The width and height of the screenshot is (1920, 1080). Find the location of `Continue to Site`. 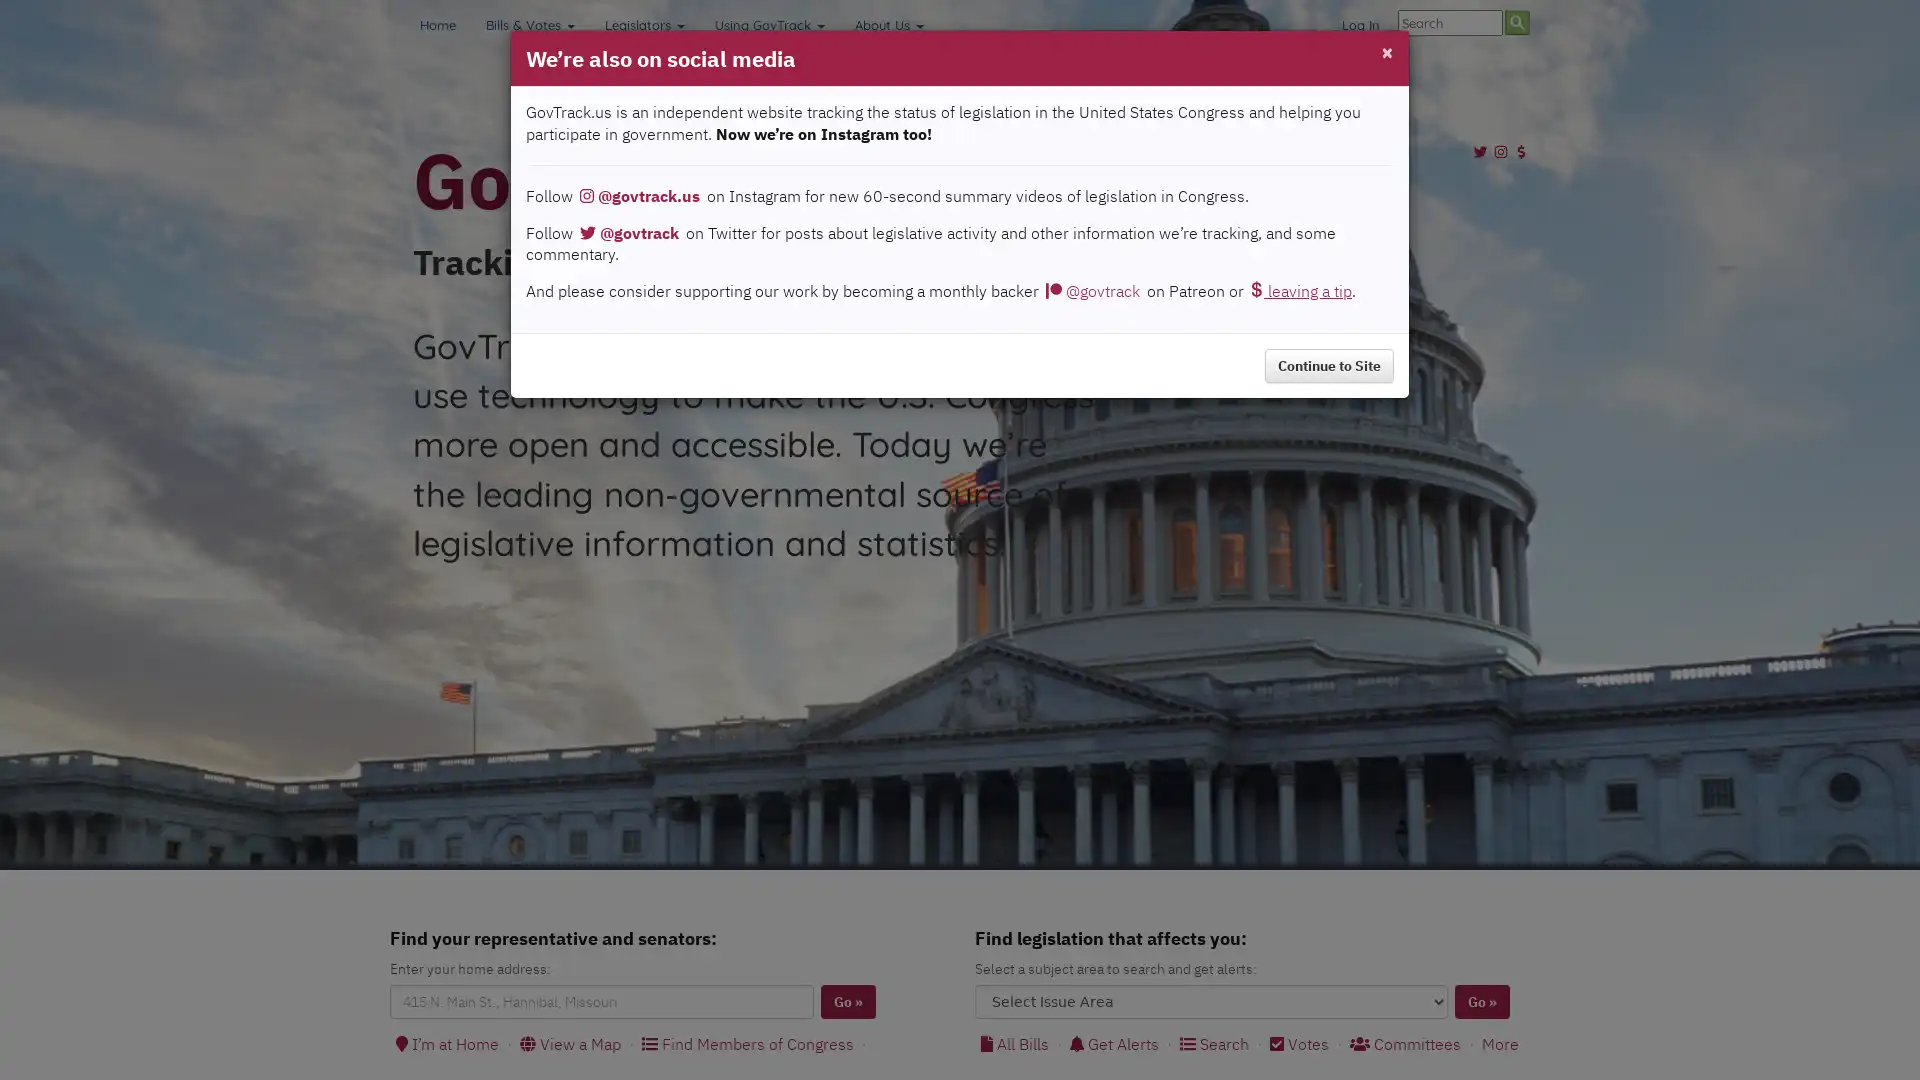

Continue to Site is located at coordinates (1329, 366).